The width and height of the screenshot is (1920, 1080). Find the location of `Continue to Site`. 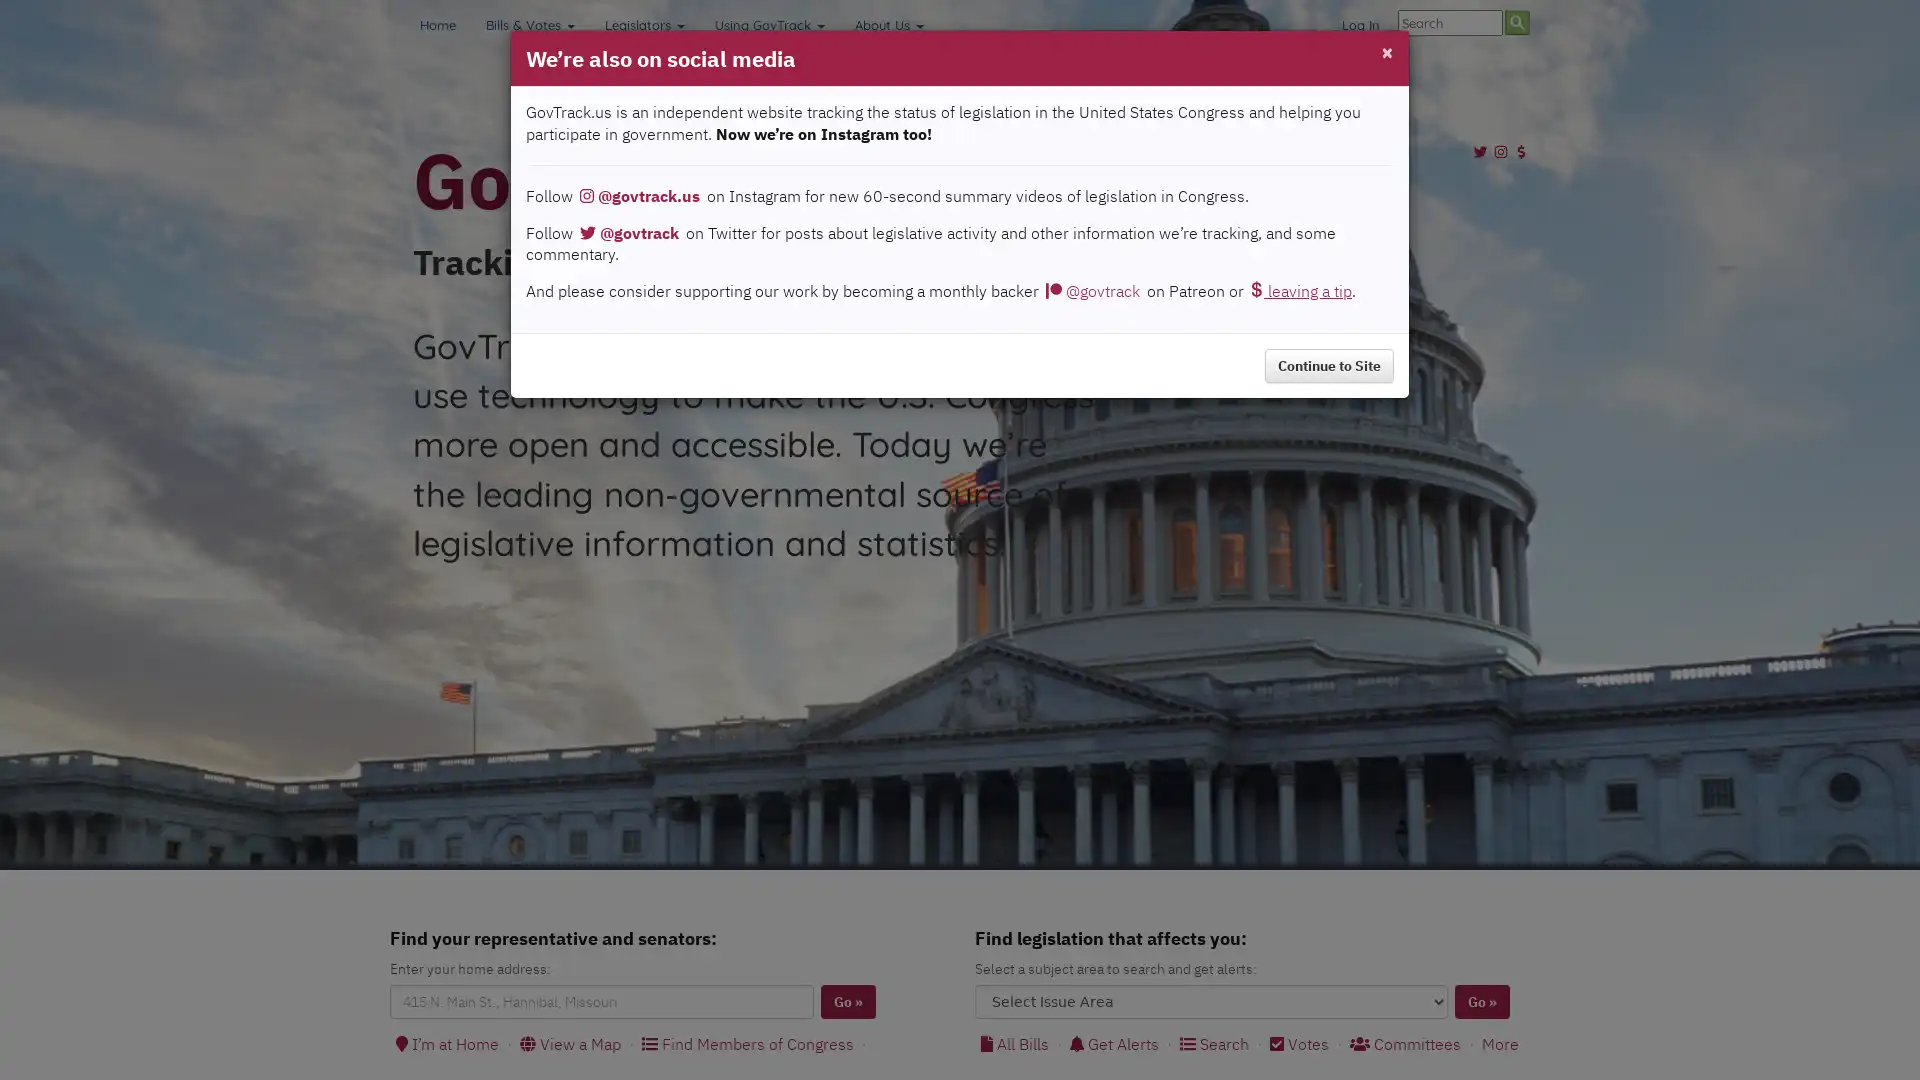

Continue to Site is located at coordinates (1329, 366).